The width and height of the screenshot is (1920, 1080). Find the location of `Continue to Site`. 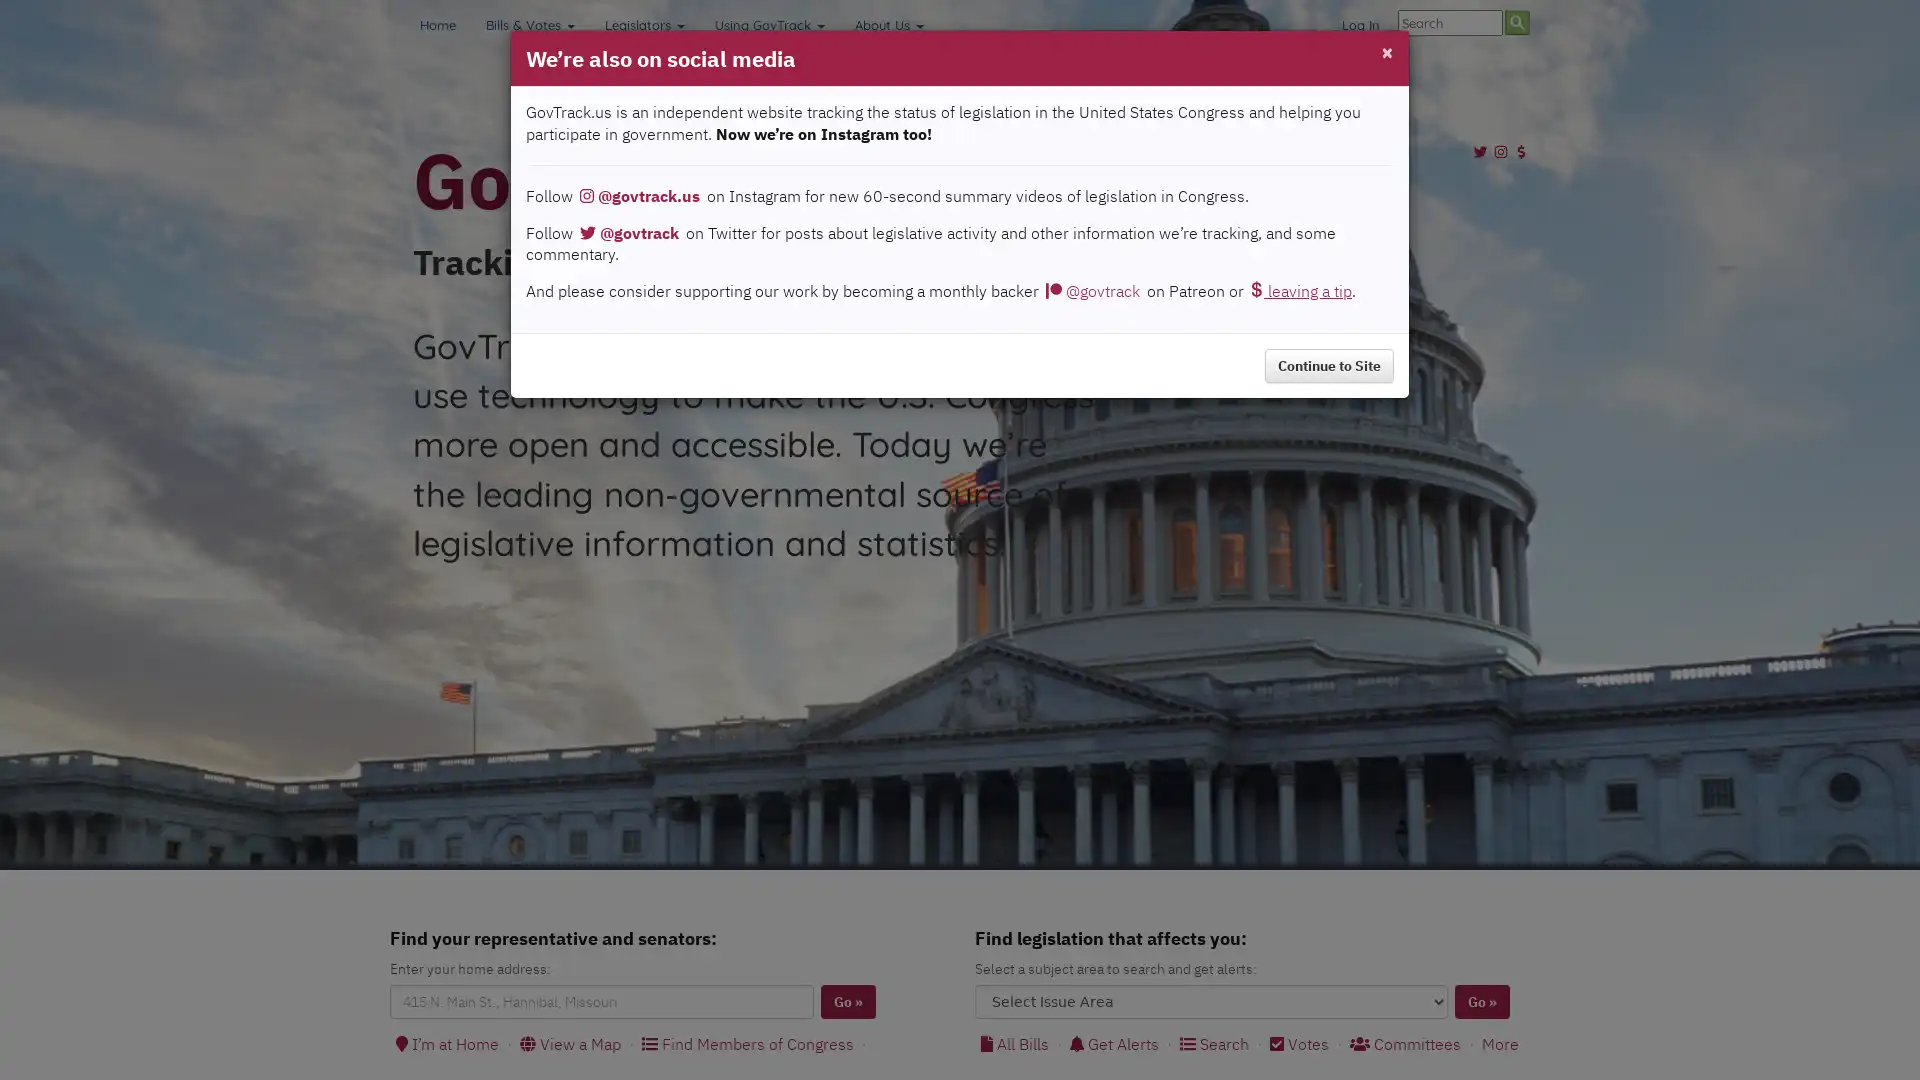

Continue to Site is located at coordinates (1329, 366).